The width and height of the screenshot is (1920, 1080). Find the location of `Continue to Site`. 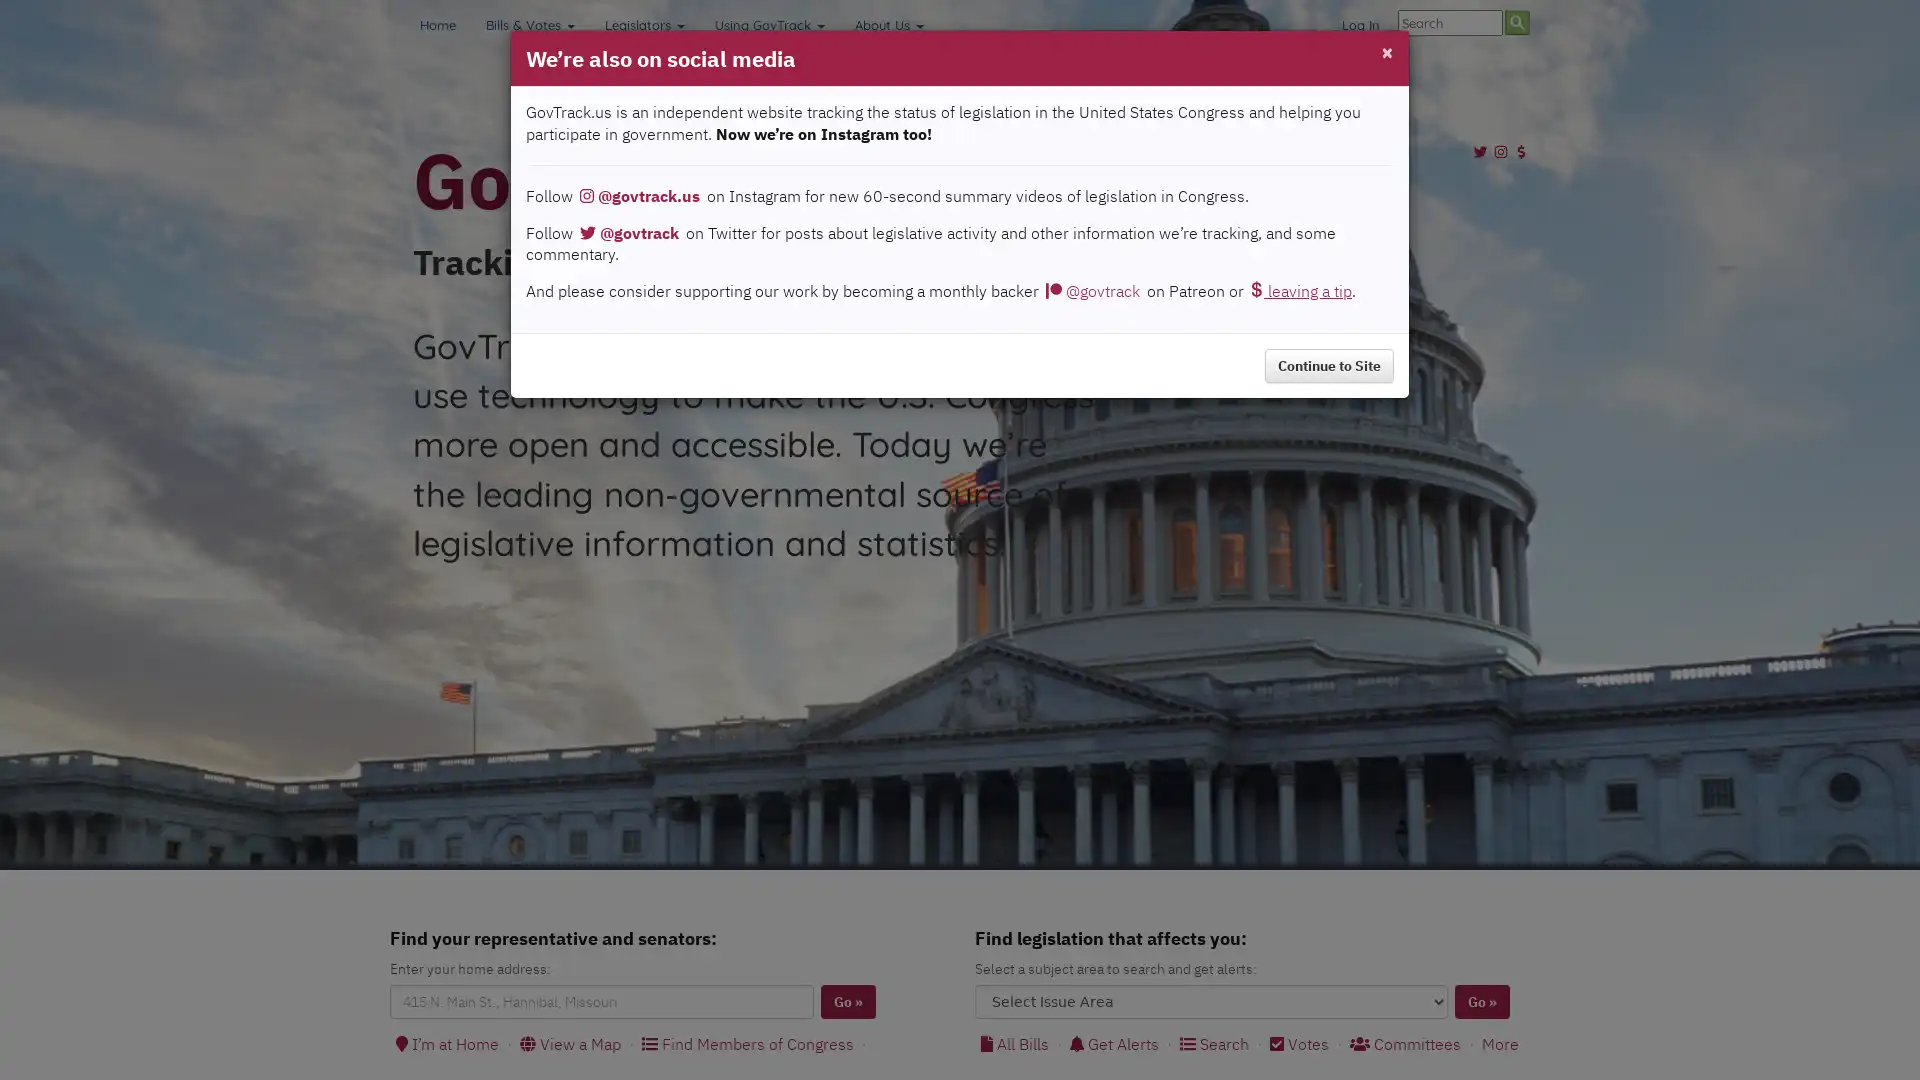

Continue to Site is located at coordinates (1329, 366).